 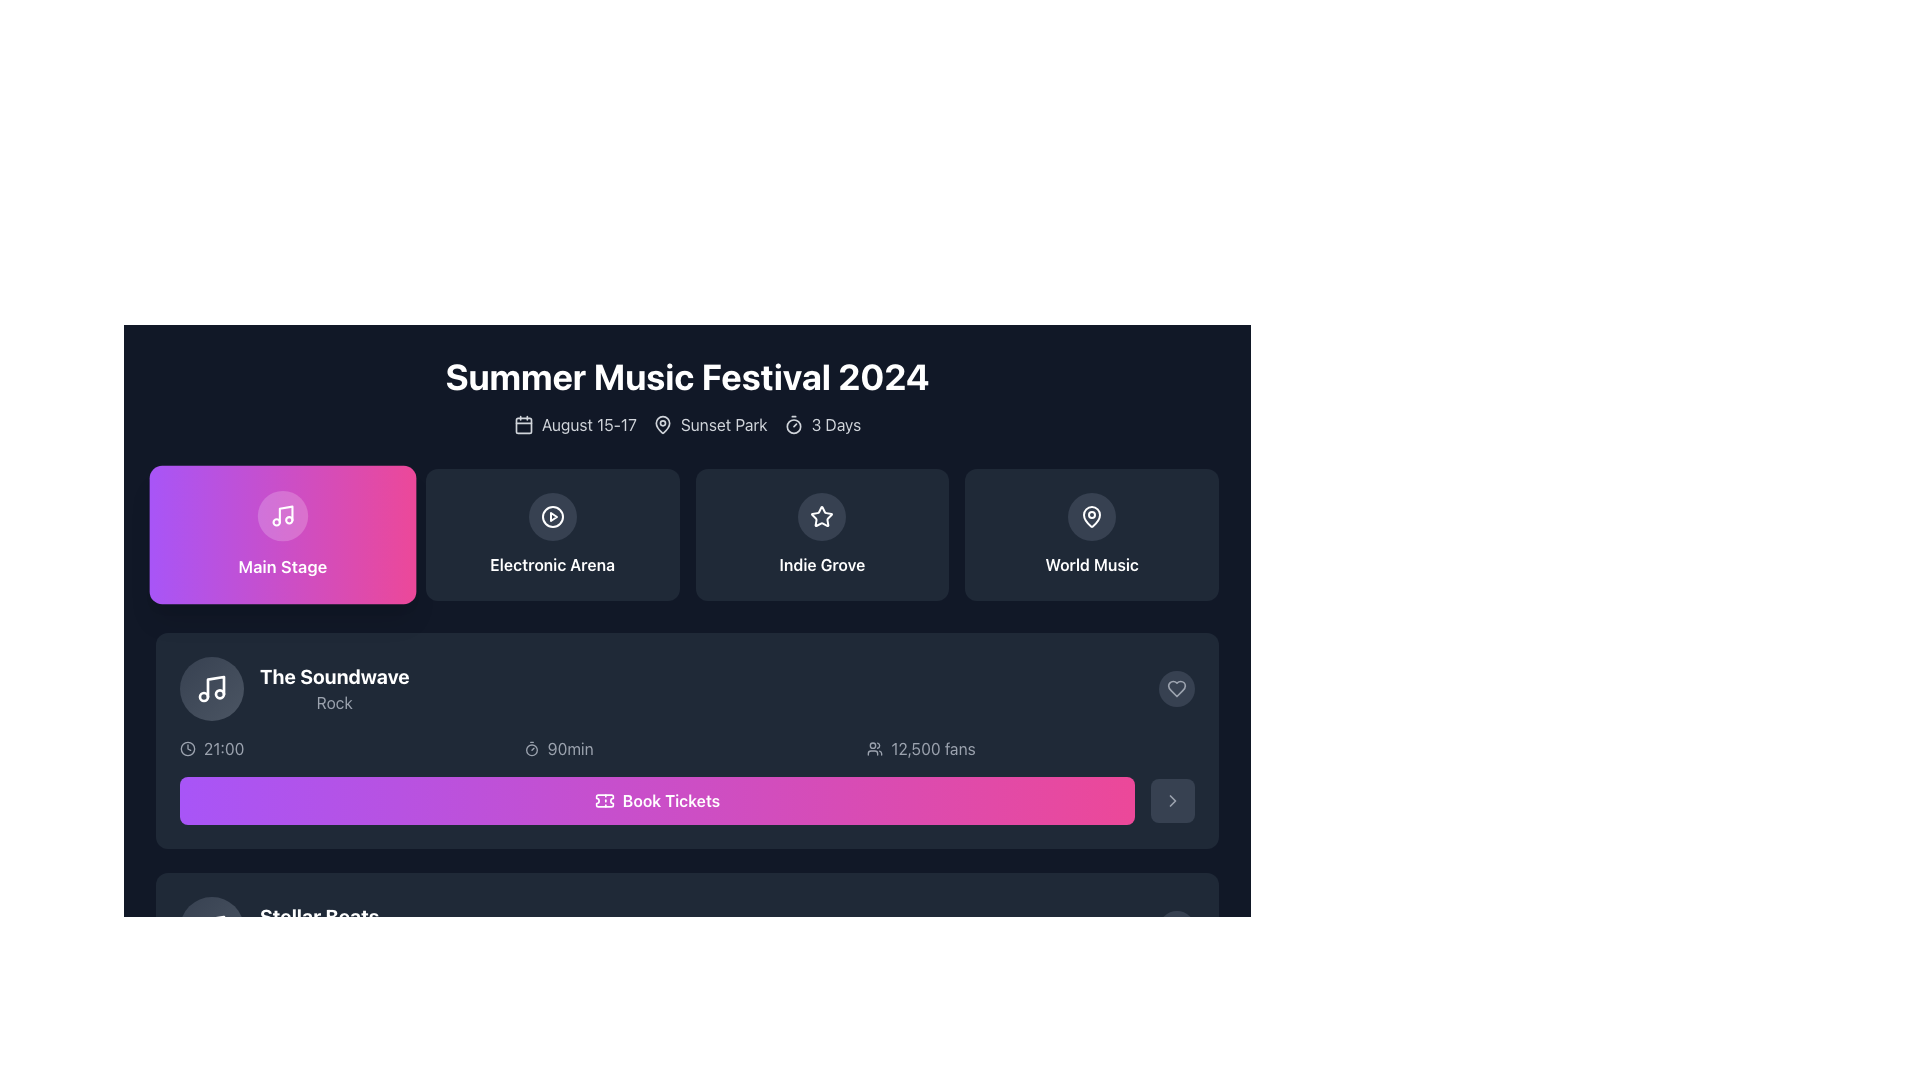 I want to click on the timer icon located in the upper-left section of the group that contains the text '90min', situated to the left of the text, so click(x=531, y=748).